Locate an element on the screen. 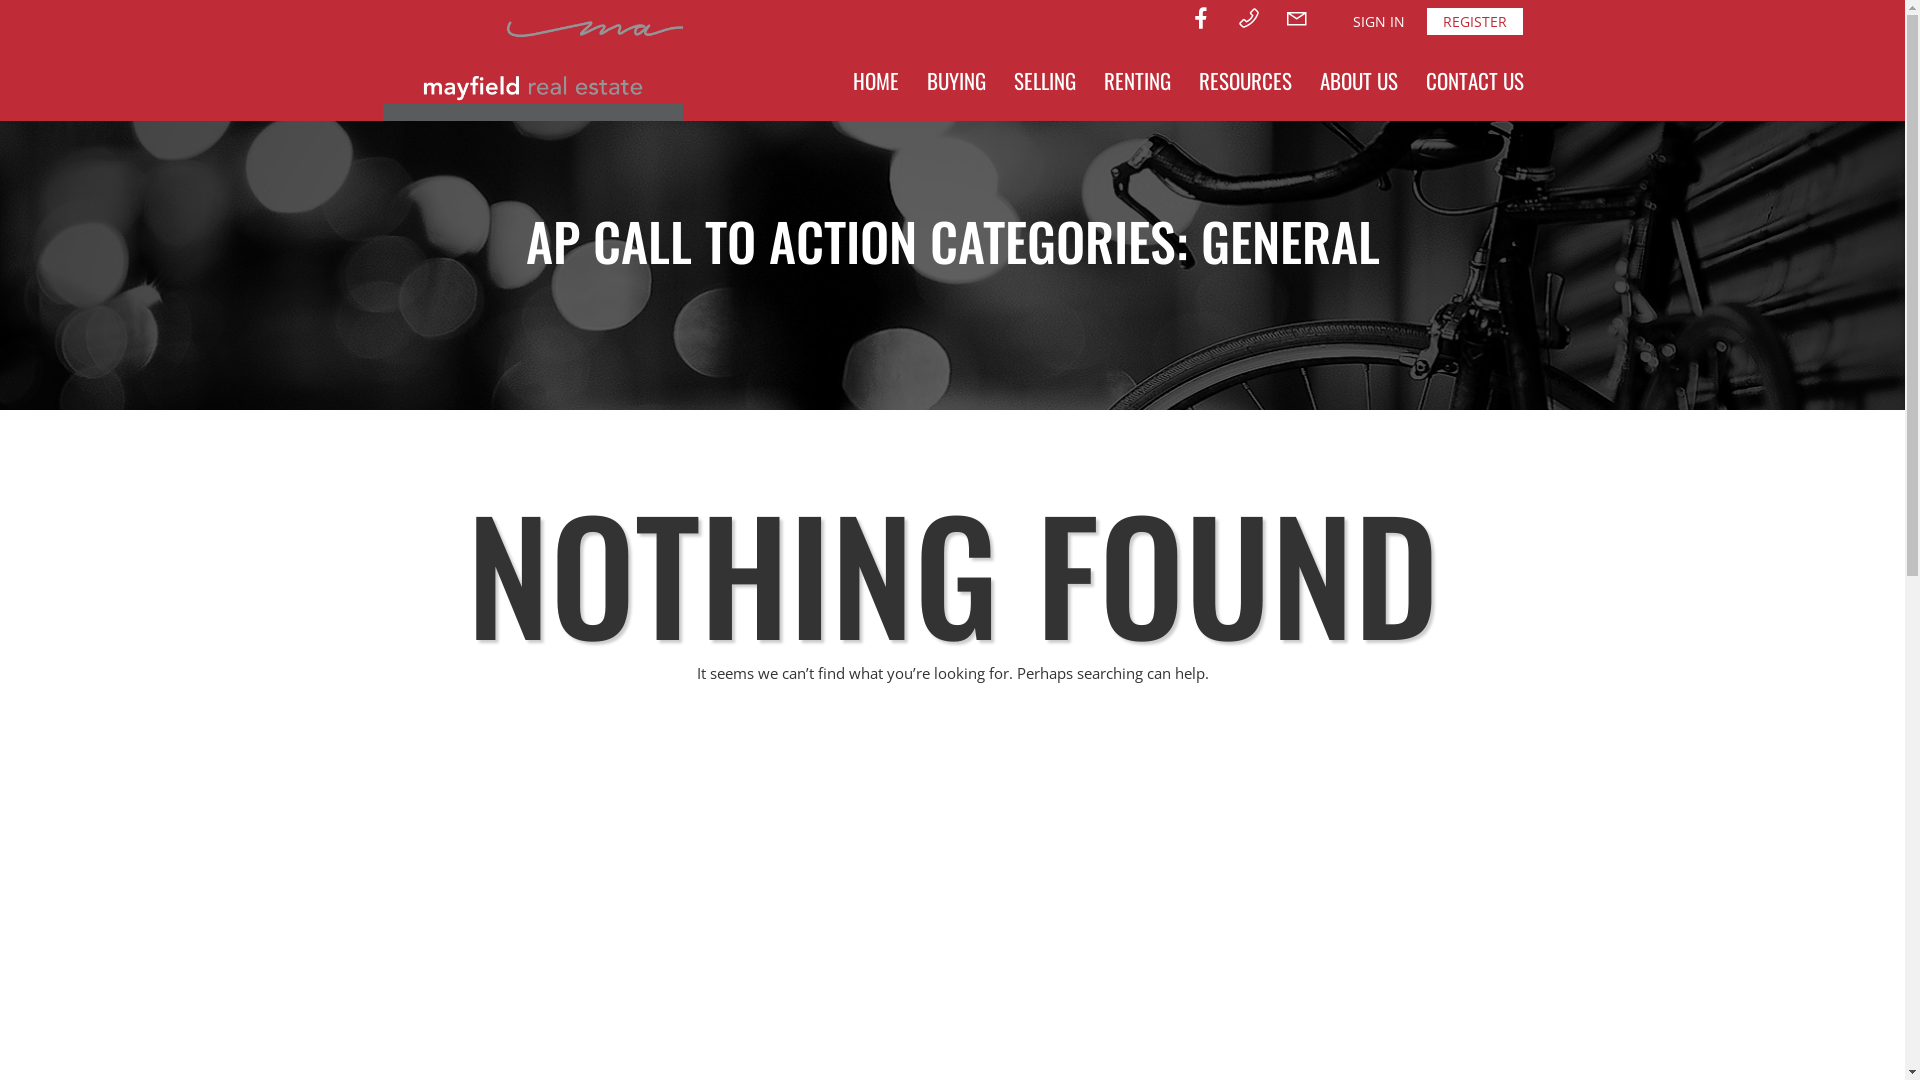 The width and height of the screenshot is (1920, 1080). 'REGISTER' is located at coordinates (1473, 21).